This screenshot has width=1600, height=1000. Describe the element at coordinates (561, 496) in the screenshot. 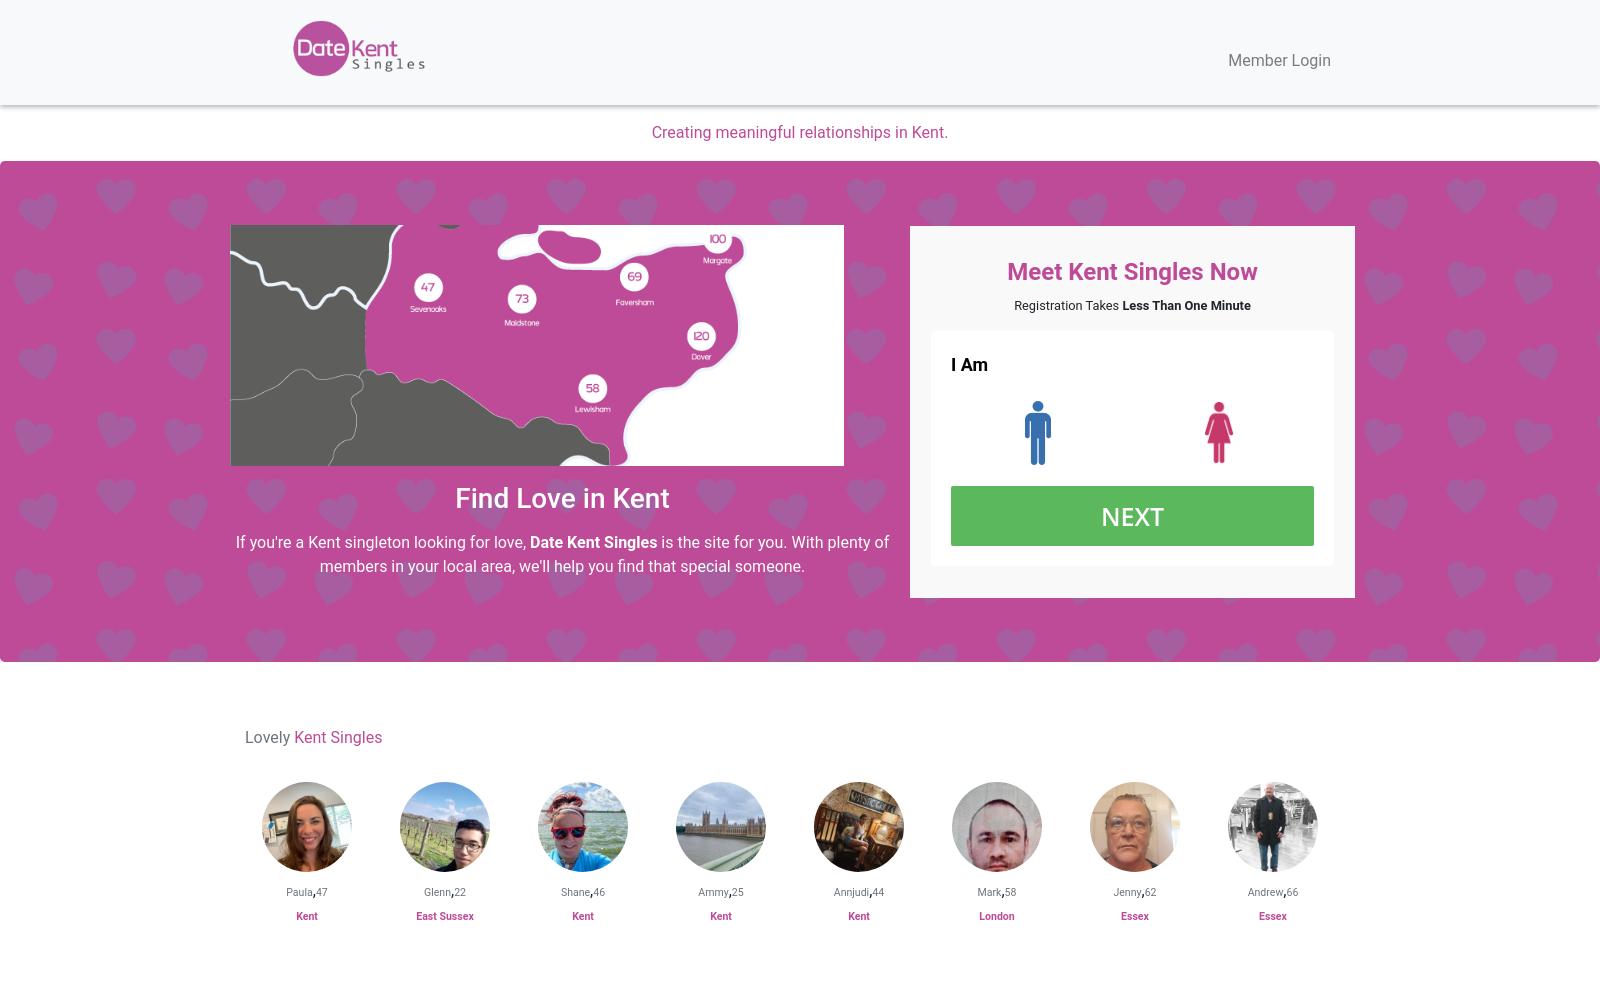

I see `'Find Love in Kent'` at that location.